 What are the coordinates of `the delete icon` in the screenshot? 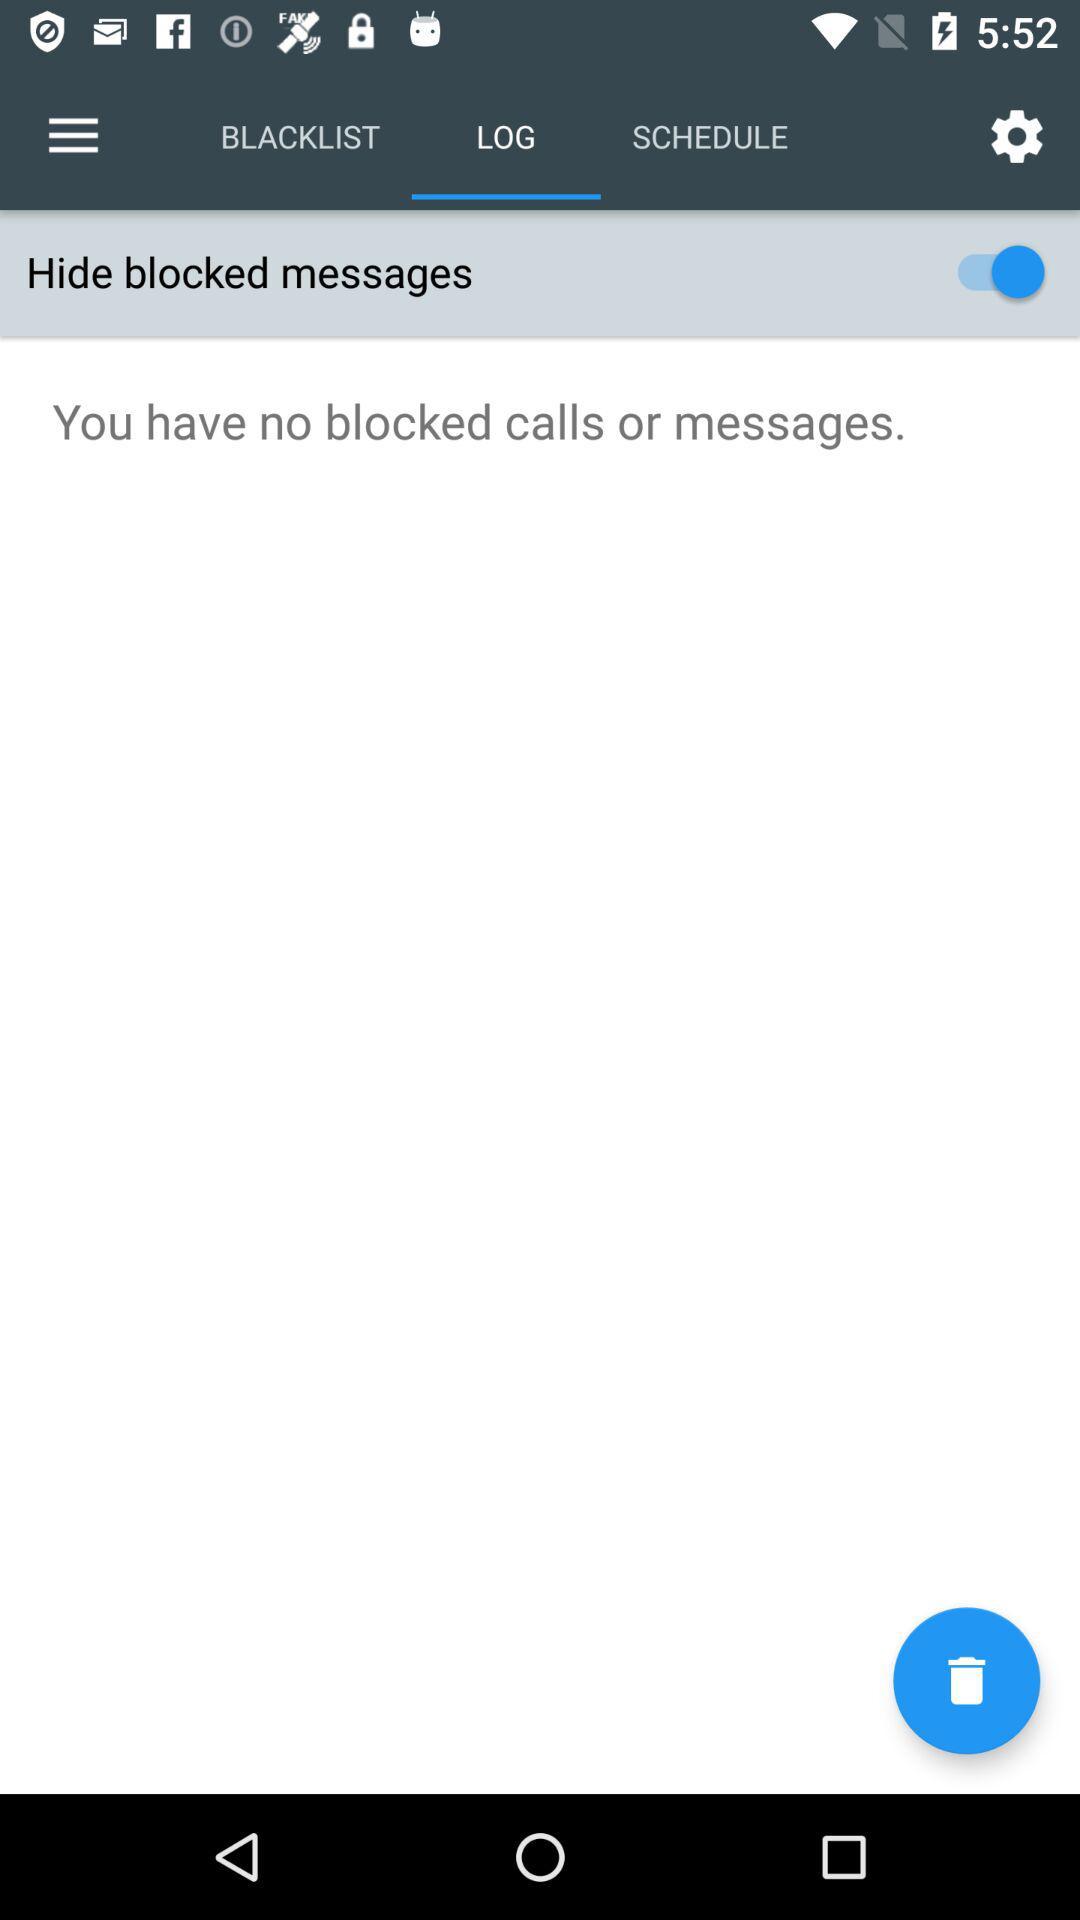 It's located at (965, 1680).